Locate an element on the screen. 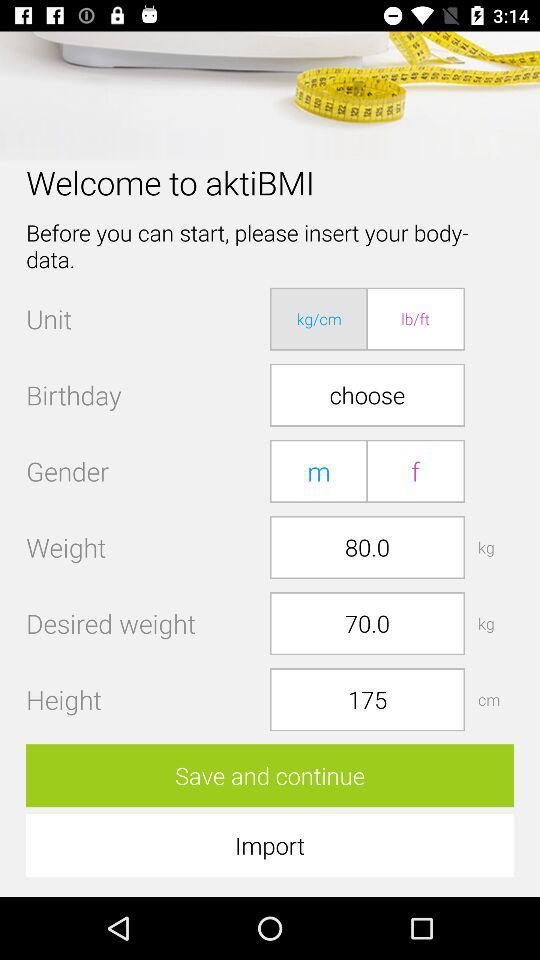 This screenshot has height=960, width=540. the icon to the left of cm icon is located at coordinates (366, 699).